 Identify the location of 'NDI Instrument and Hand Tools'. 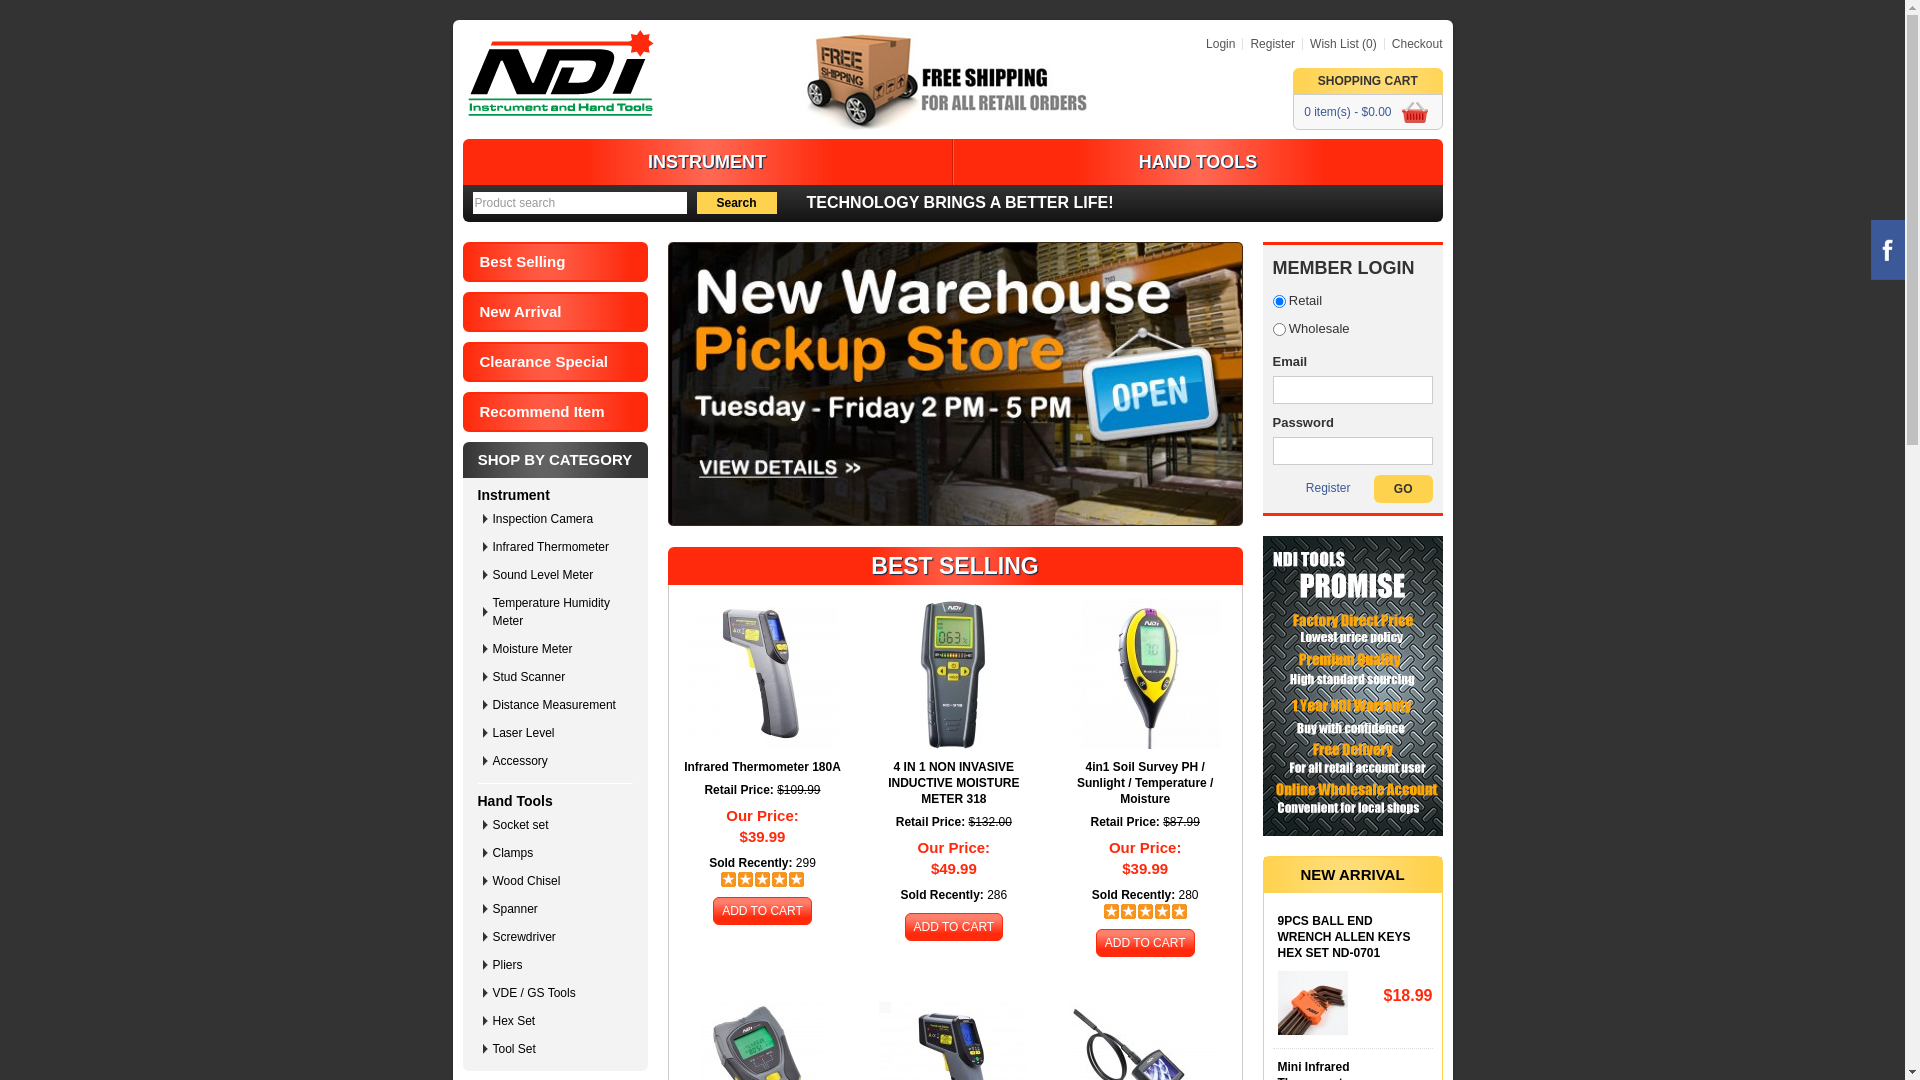
(560, 72).